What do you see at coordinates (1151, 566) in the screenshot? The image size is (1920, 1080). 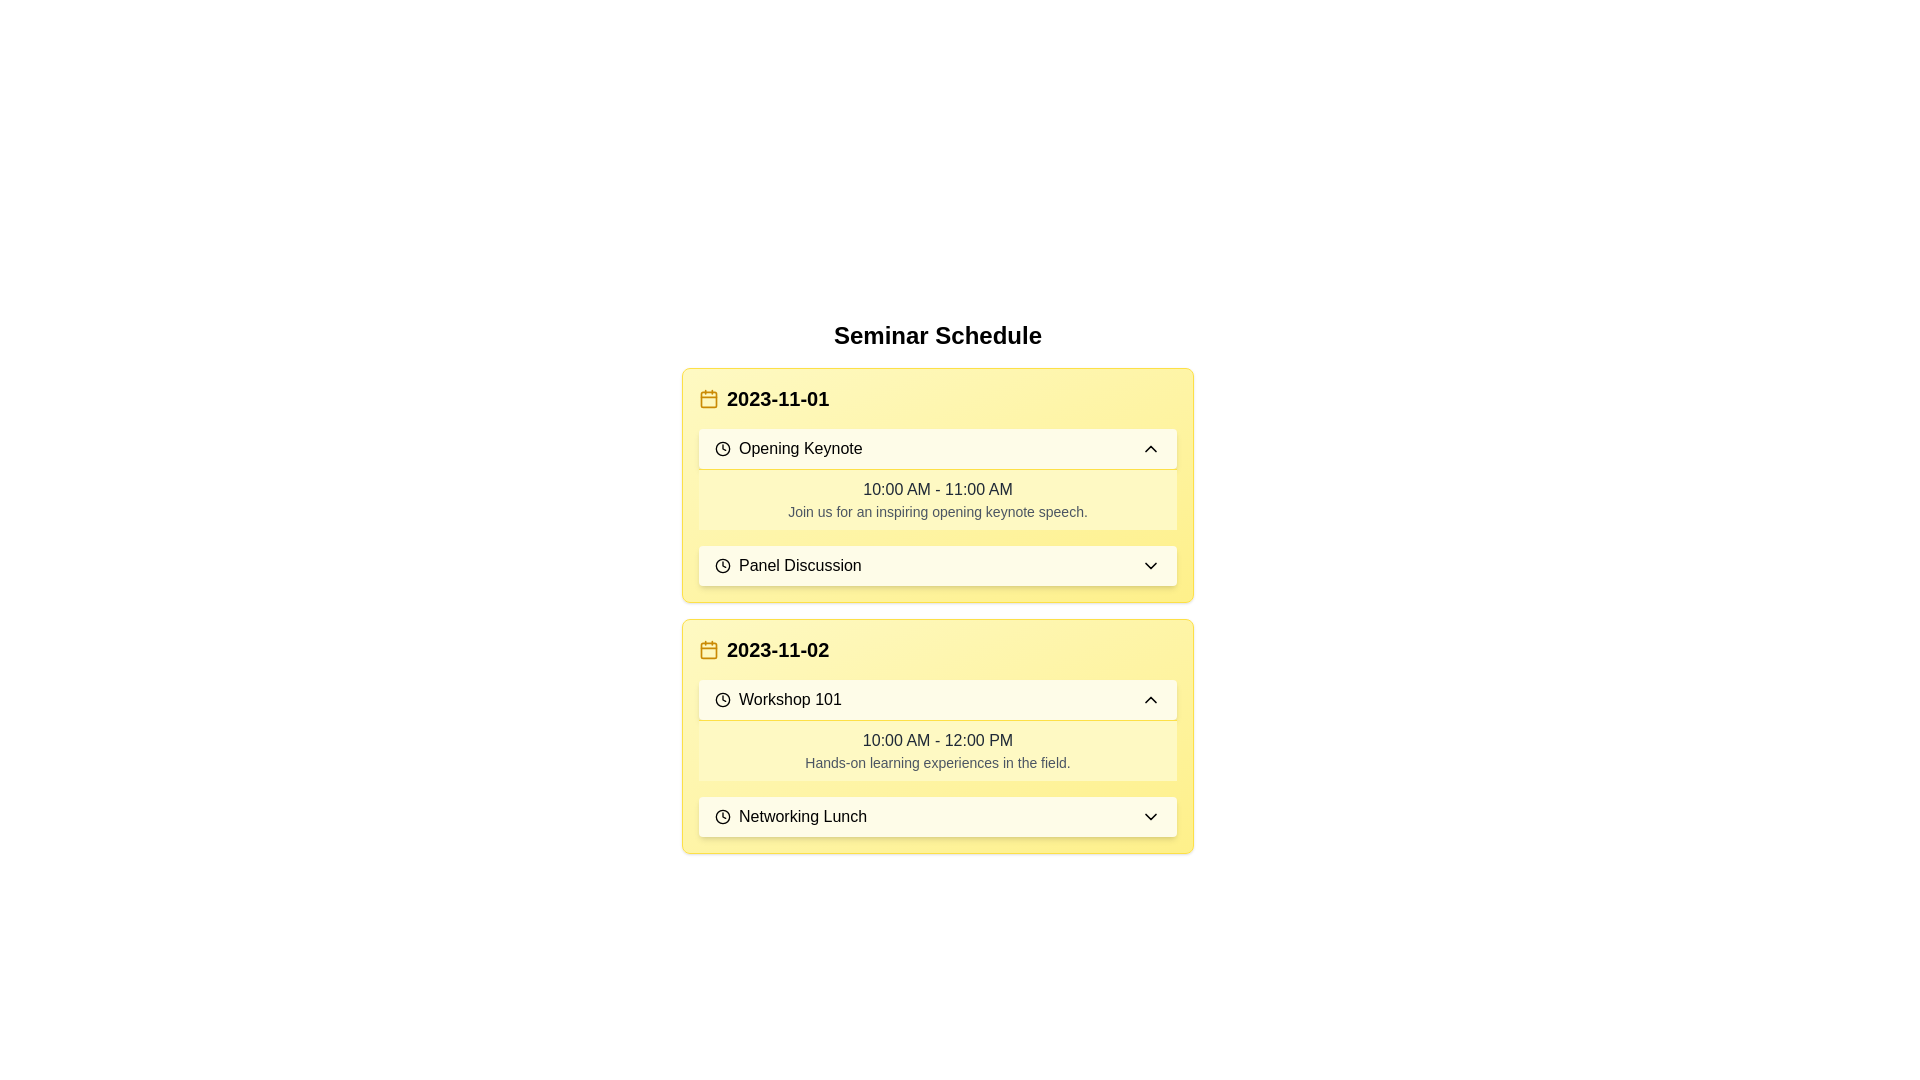 I see `the downward-facing chevron icon at the right end of the 'Panel Discussion' row` at bounding box center [1151, 566].